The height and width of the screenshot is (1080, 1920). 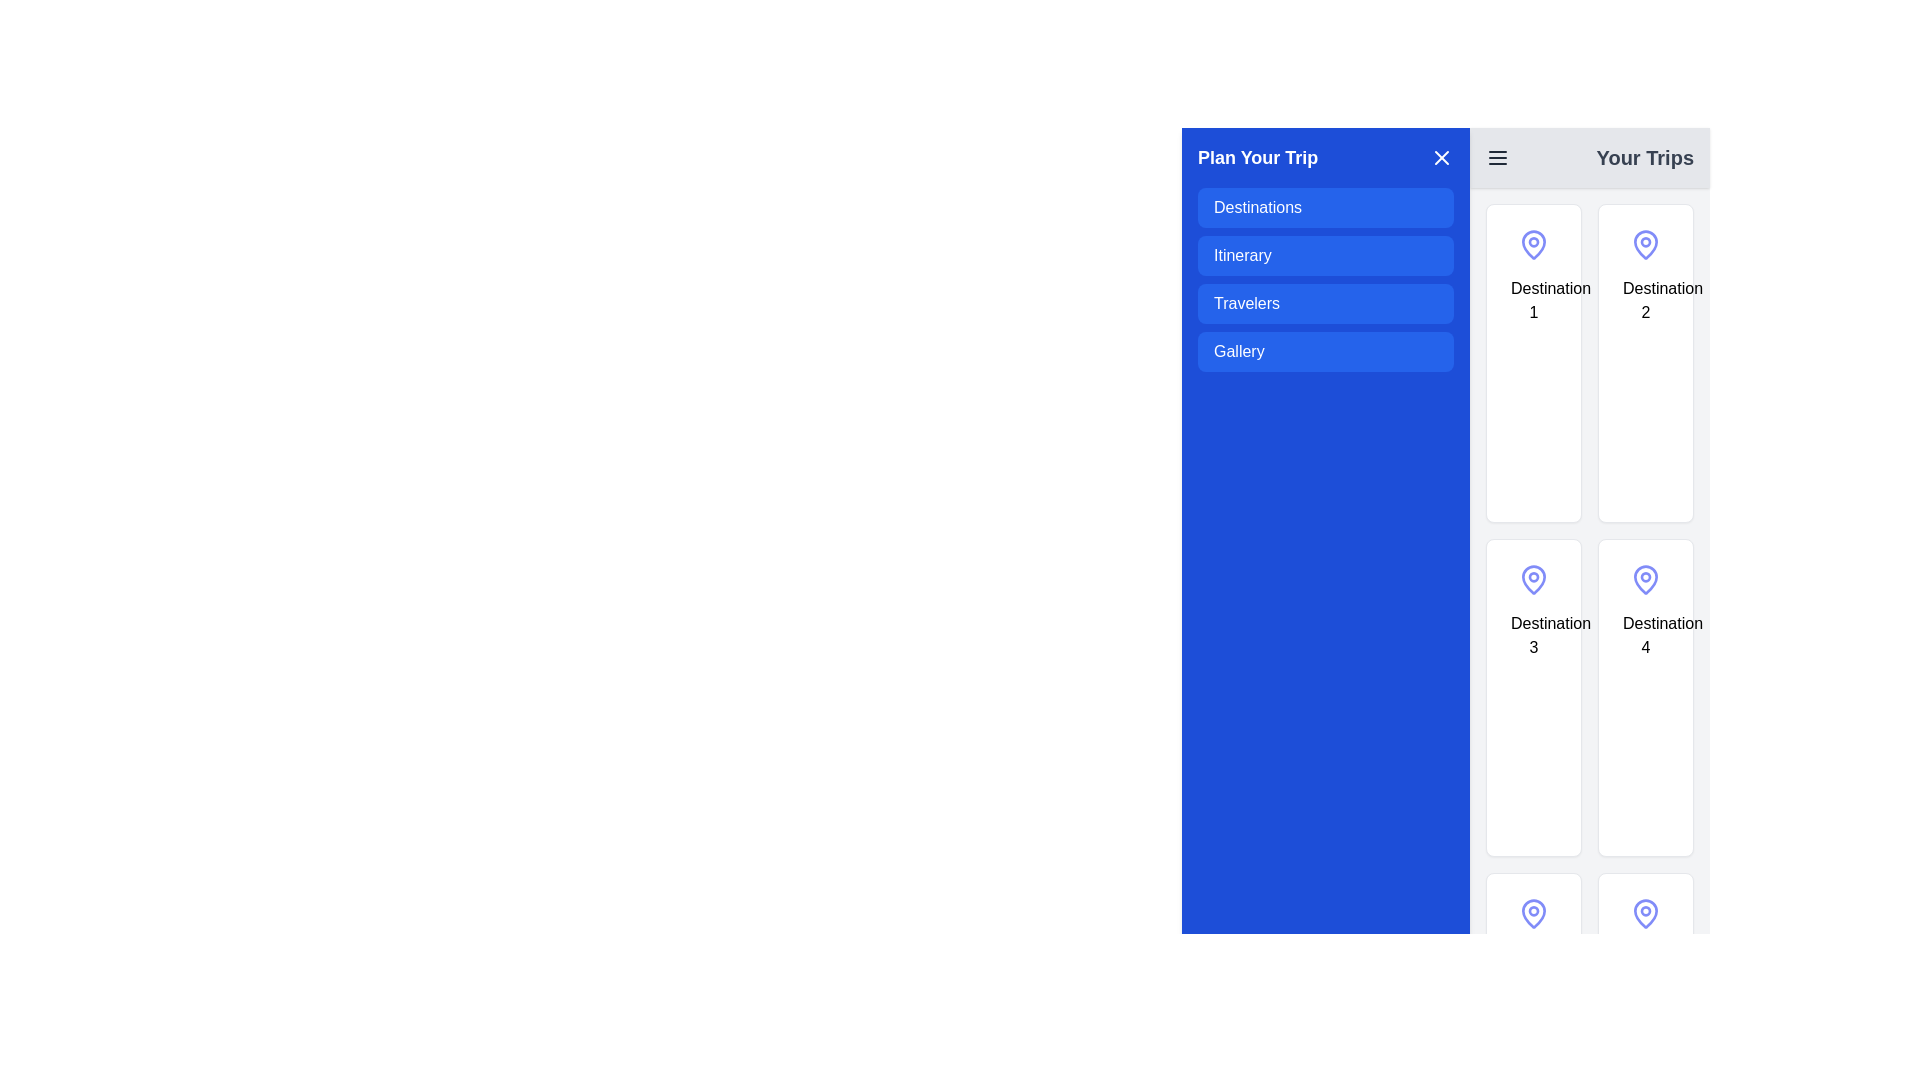 What do you see at coordinates (1441, 157) in the screenshot?
I see `the small 'X' icon button located in the upper right corner of the 'Plan Your Trip' section` at bounding box center [1441, 157].